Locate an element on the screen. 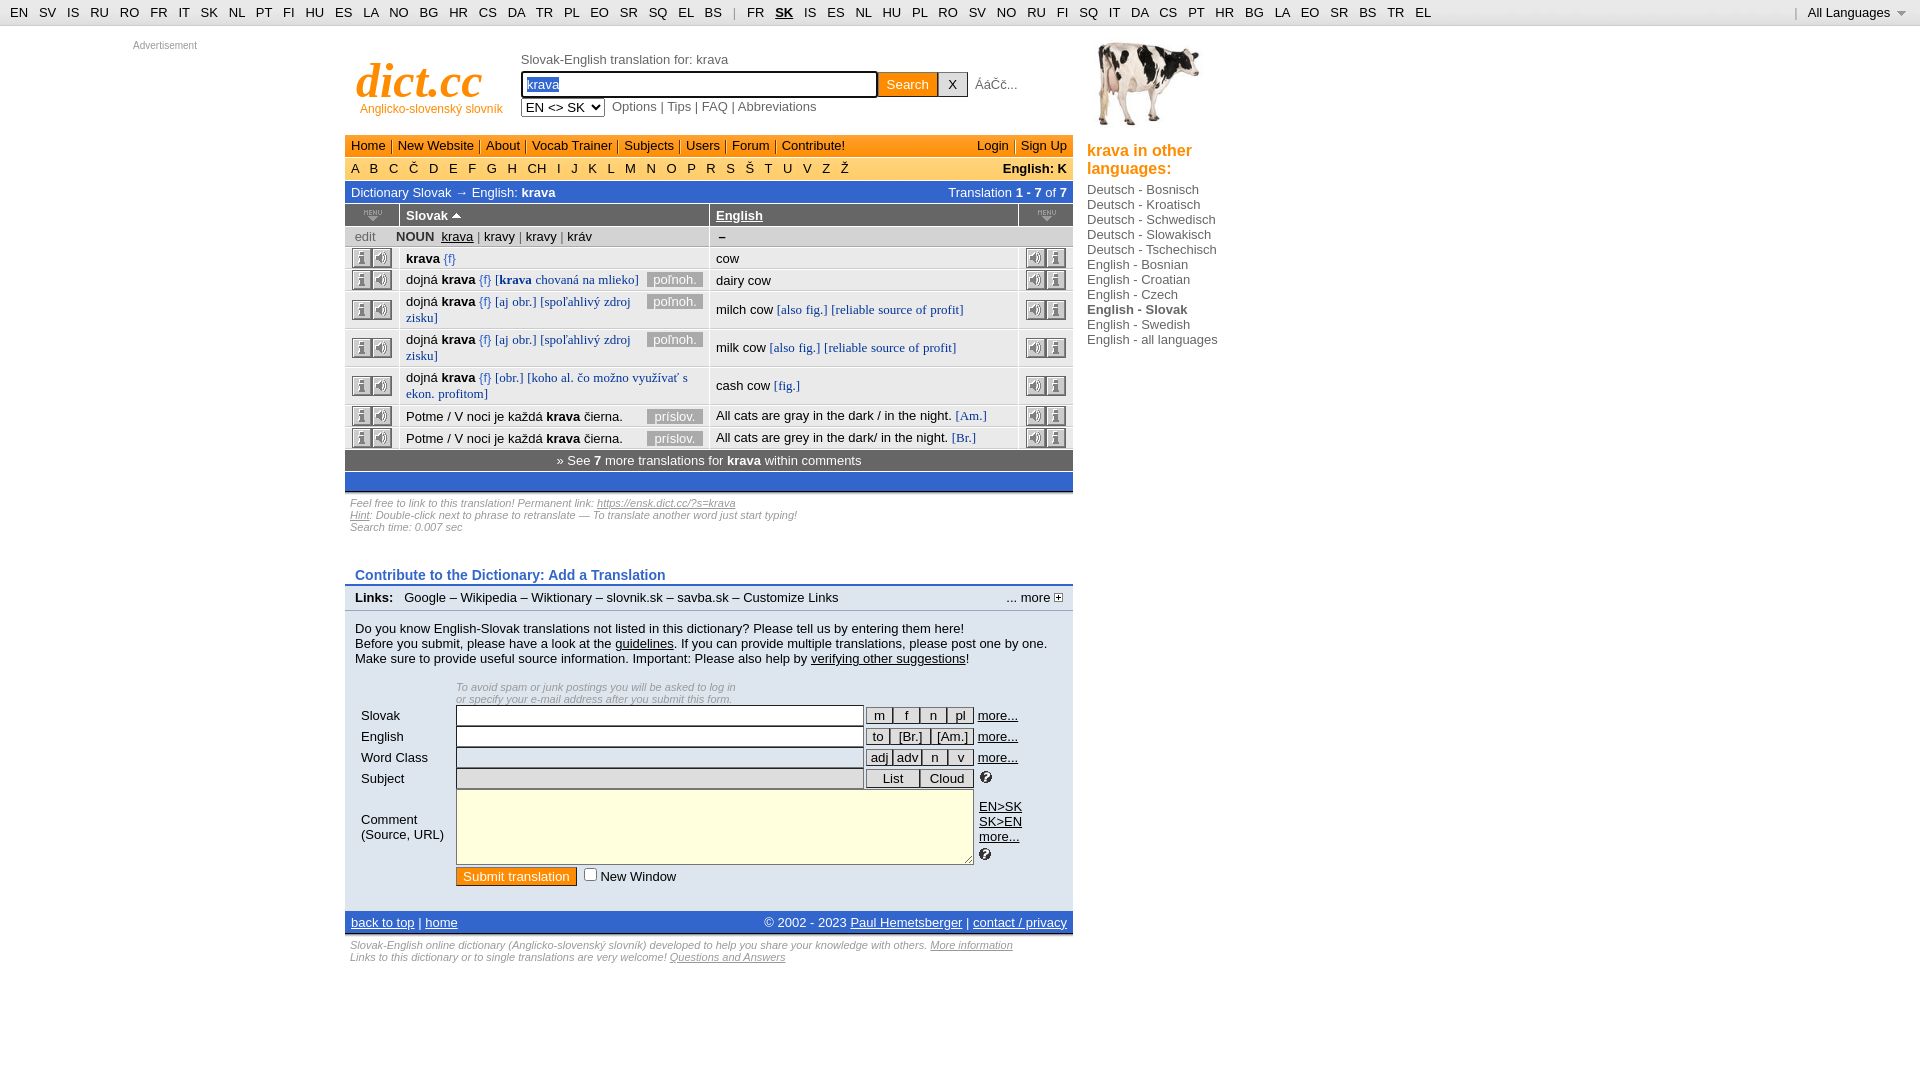  'Submit translation' is located at coordinates (516, 875).